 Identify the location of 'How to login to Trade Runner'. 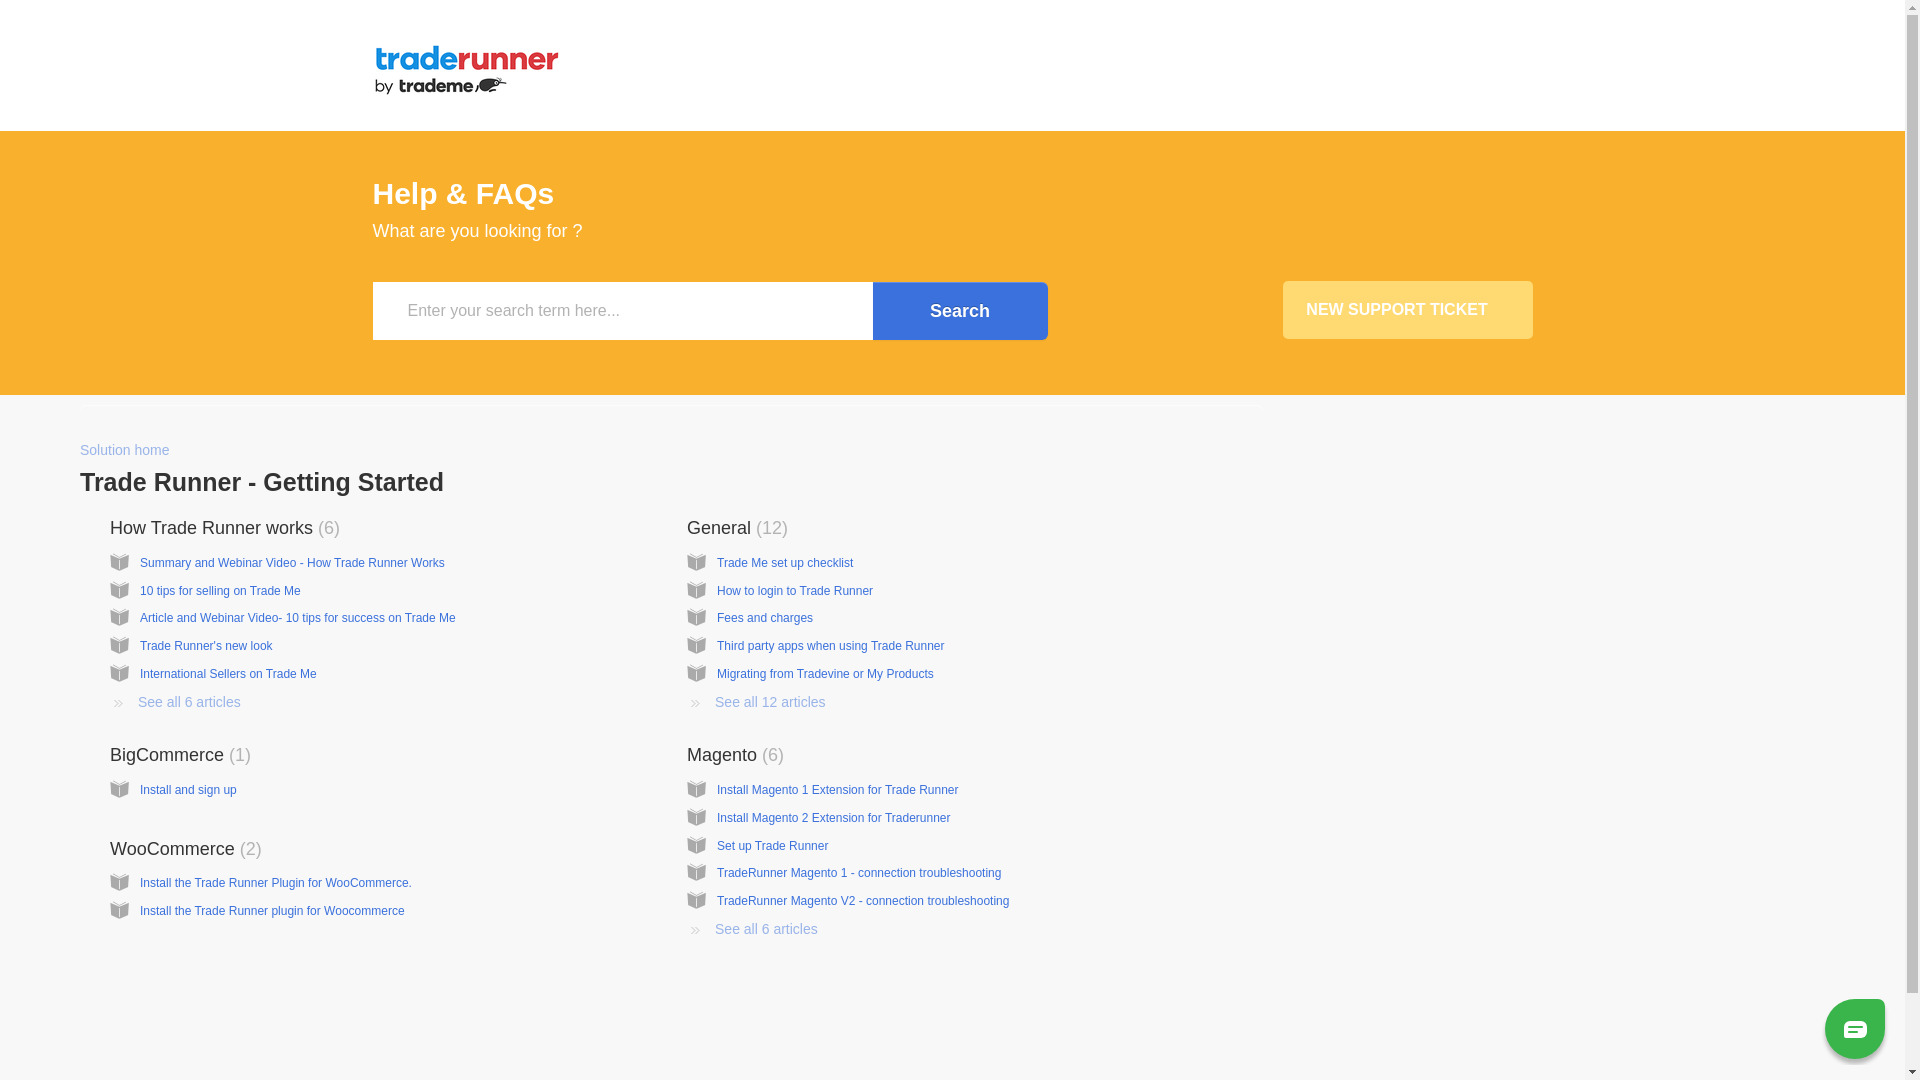
(794, 589).